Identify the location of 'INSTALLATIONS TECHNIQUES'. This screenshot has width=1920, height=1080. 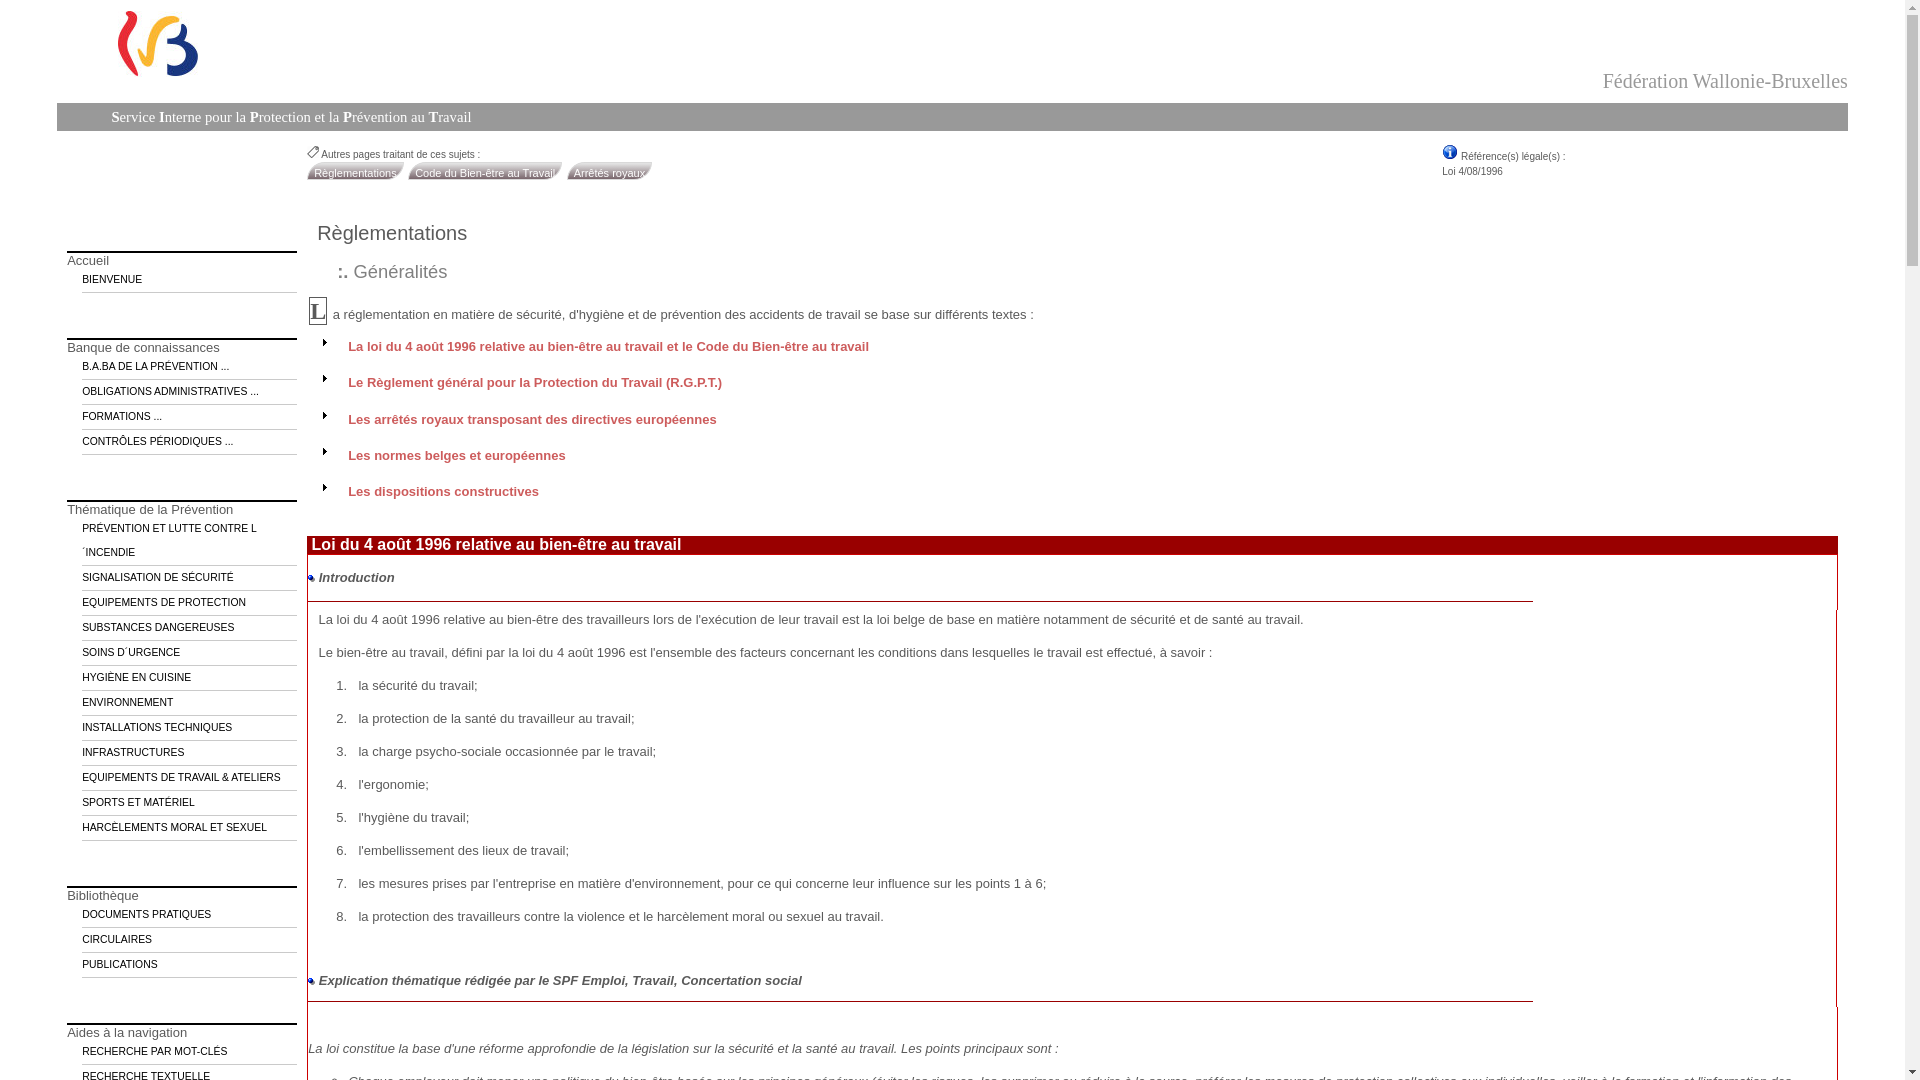
(189, 728).